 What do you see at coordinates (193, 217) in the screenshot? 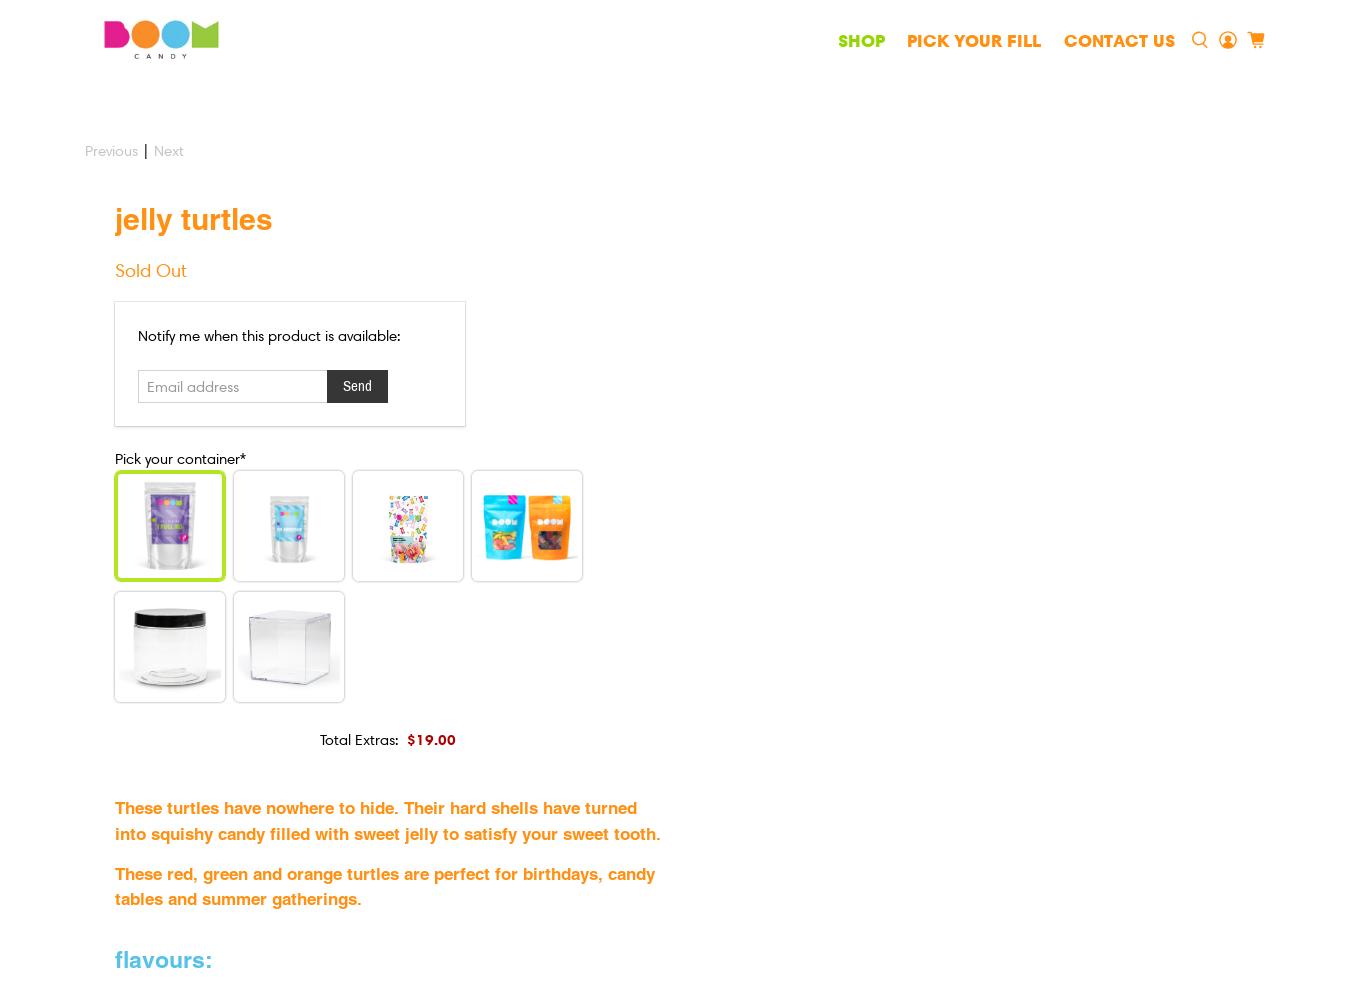
I see `'jelly turtles'` at bounding box center [193, 217].